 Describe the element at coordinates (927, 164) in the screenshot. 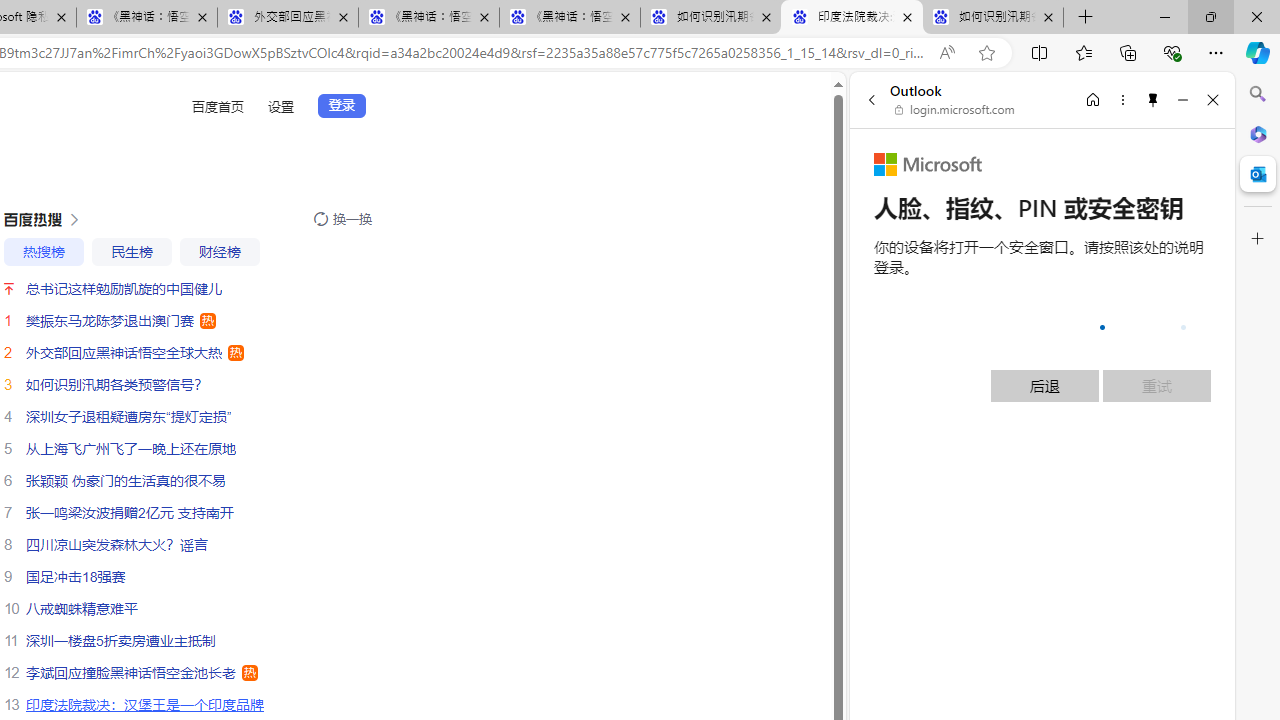

I see `'Microsoft'` at that location.